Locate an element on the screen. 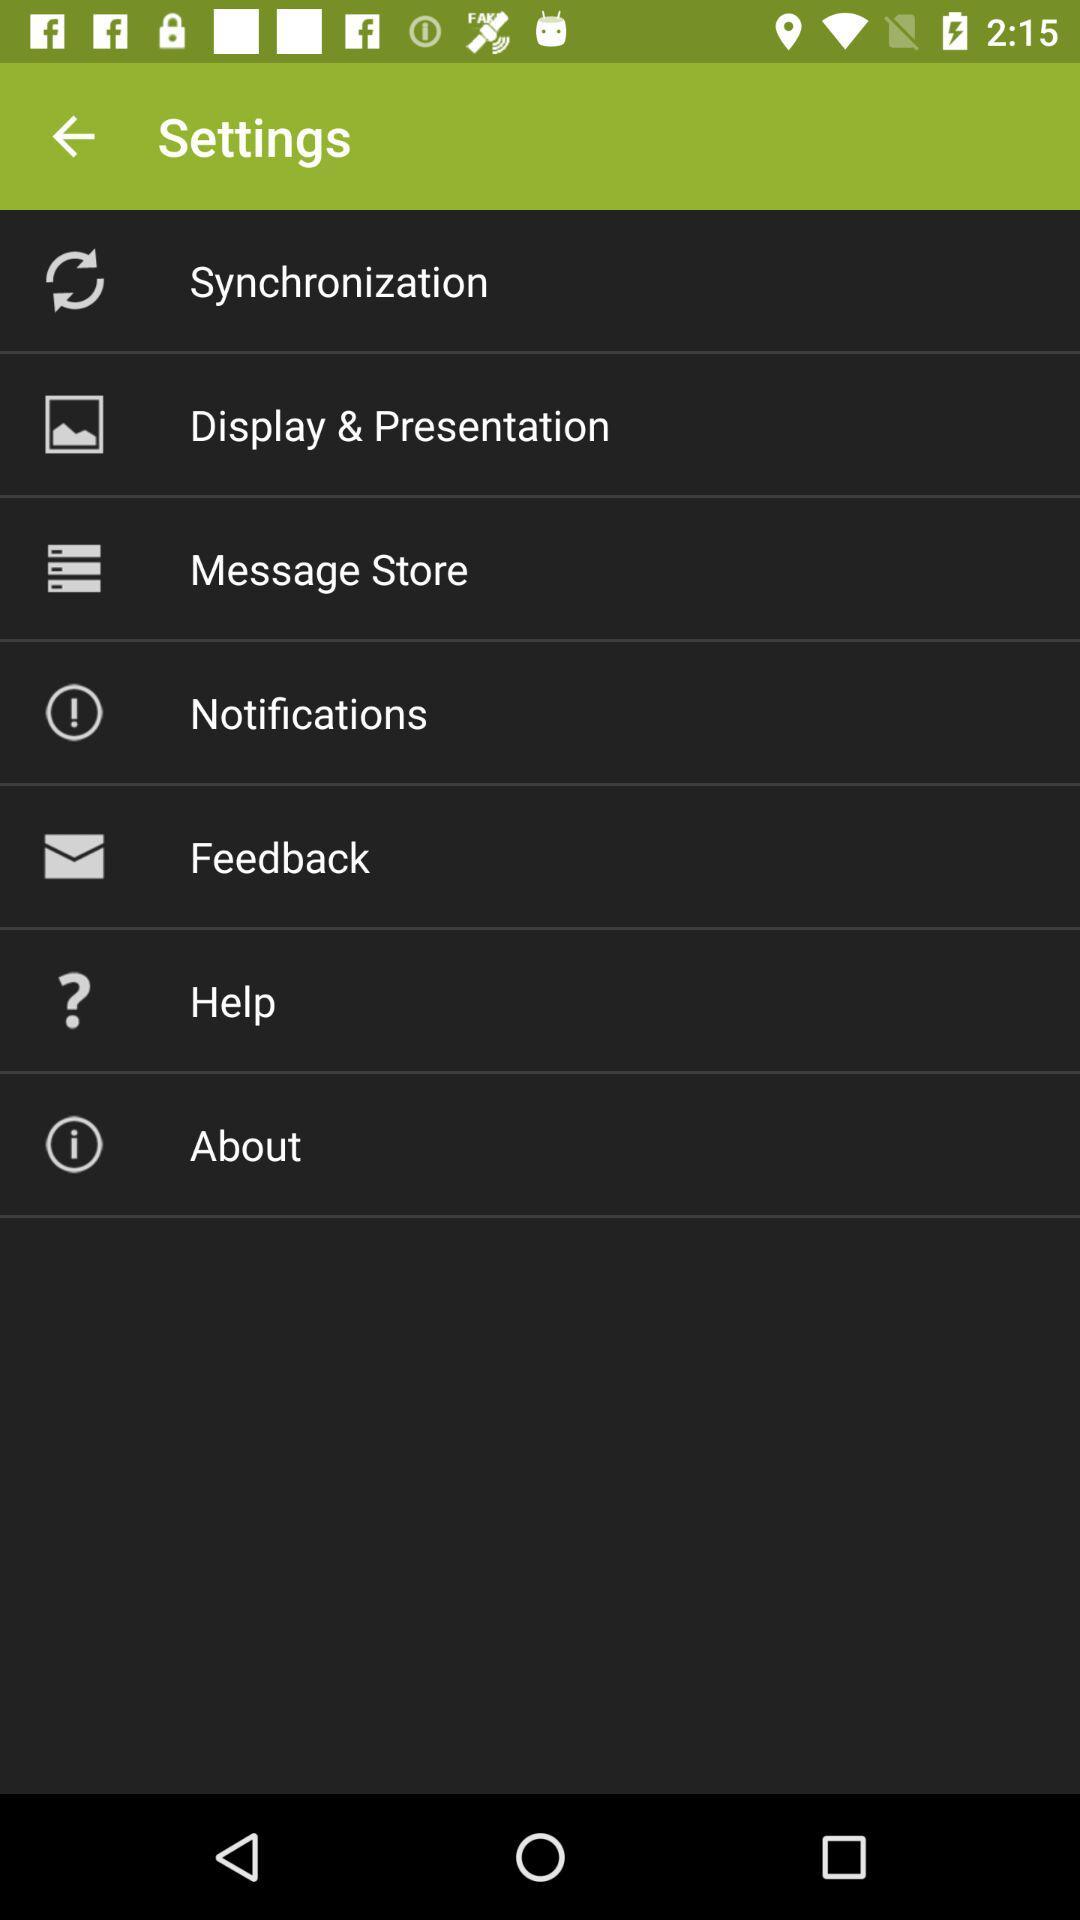 The height and width of the screenshot is (1920, 1080). app below the settings item is located at coordinates (338, 279).